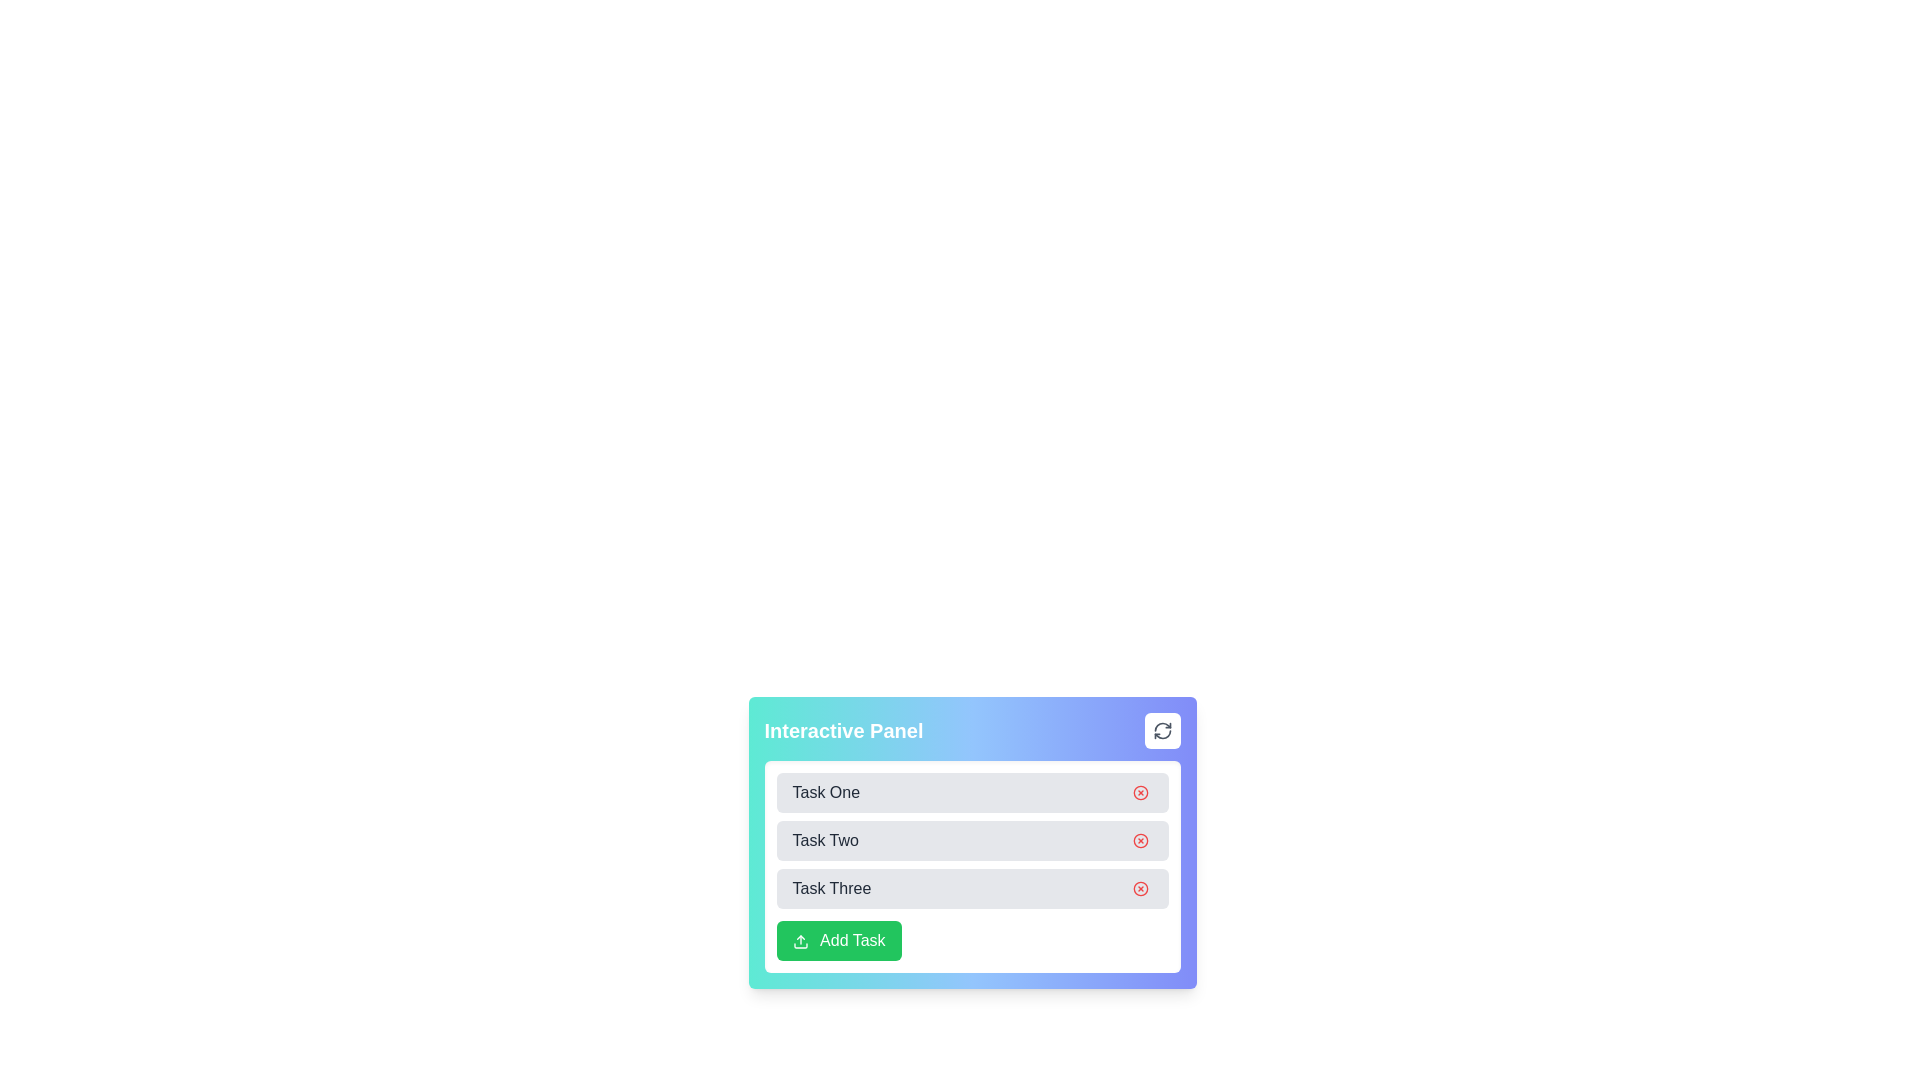 The height and width of the screenshot is (1080, 1920). What do you see at coordinates (972, 941) in the screenshot?
I see `keyboard navigation` at bounding box center [972, 941].